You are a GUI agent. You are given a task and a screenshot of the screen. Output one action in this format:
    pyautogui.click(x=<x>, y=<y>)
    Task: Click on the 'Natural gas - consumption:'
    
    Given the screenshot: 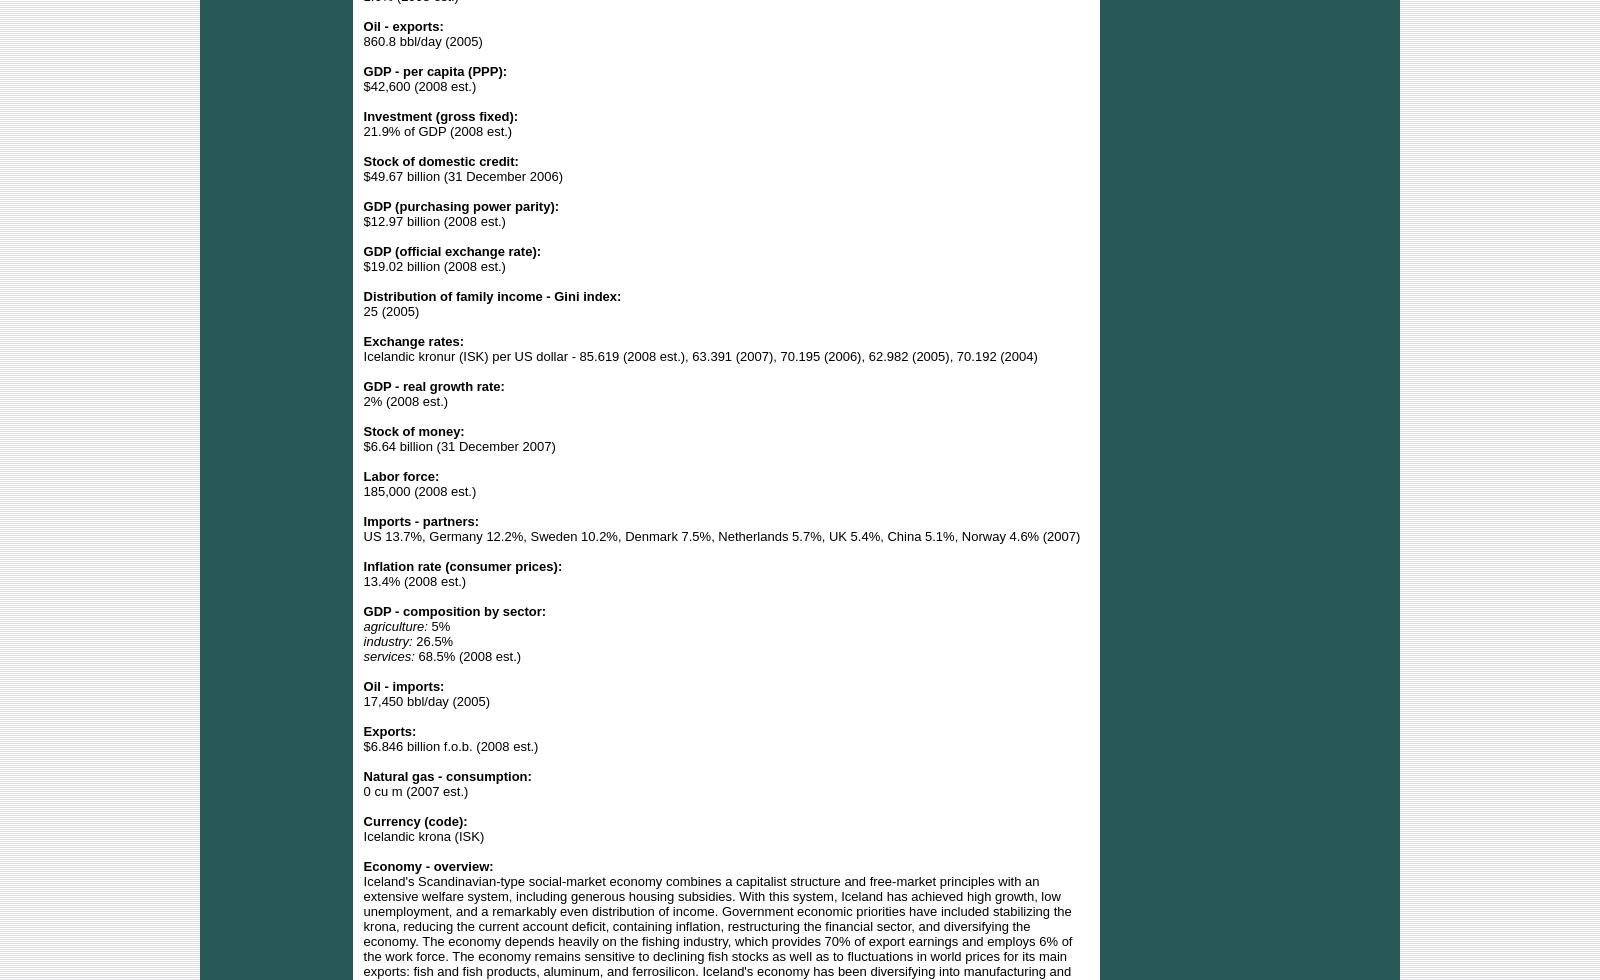 What is the action you would take?
    pyautogui.click(x=446, y=775)
    